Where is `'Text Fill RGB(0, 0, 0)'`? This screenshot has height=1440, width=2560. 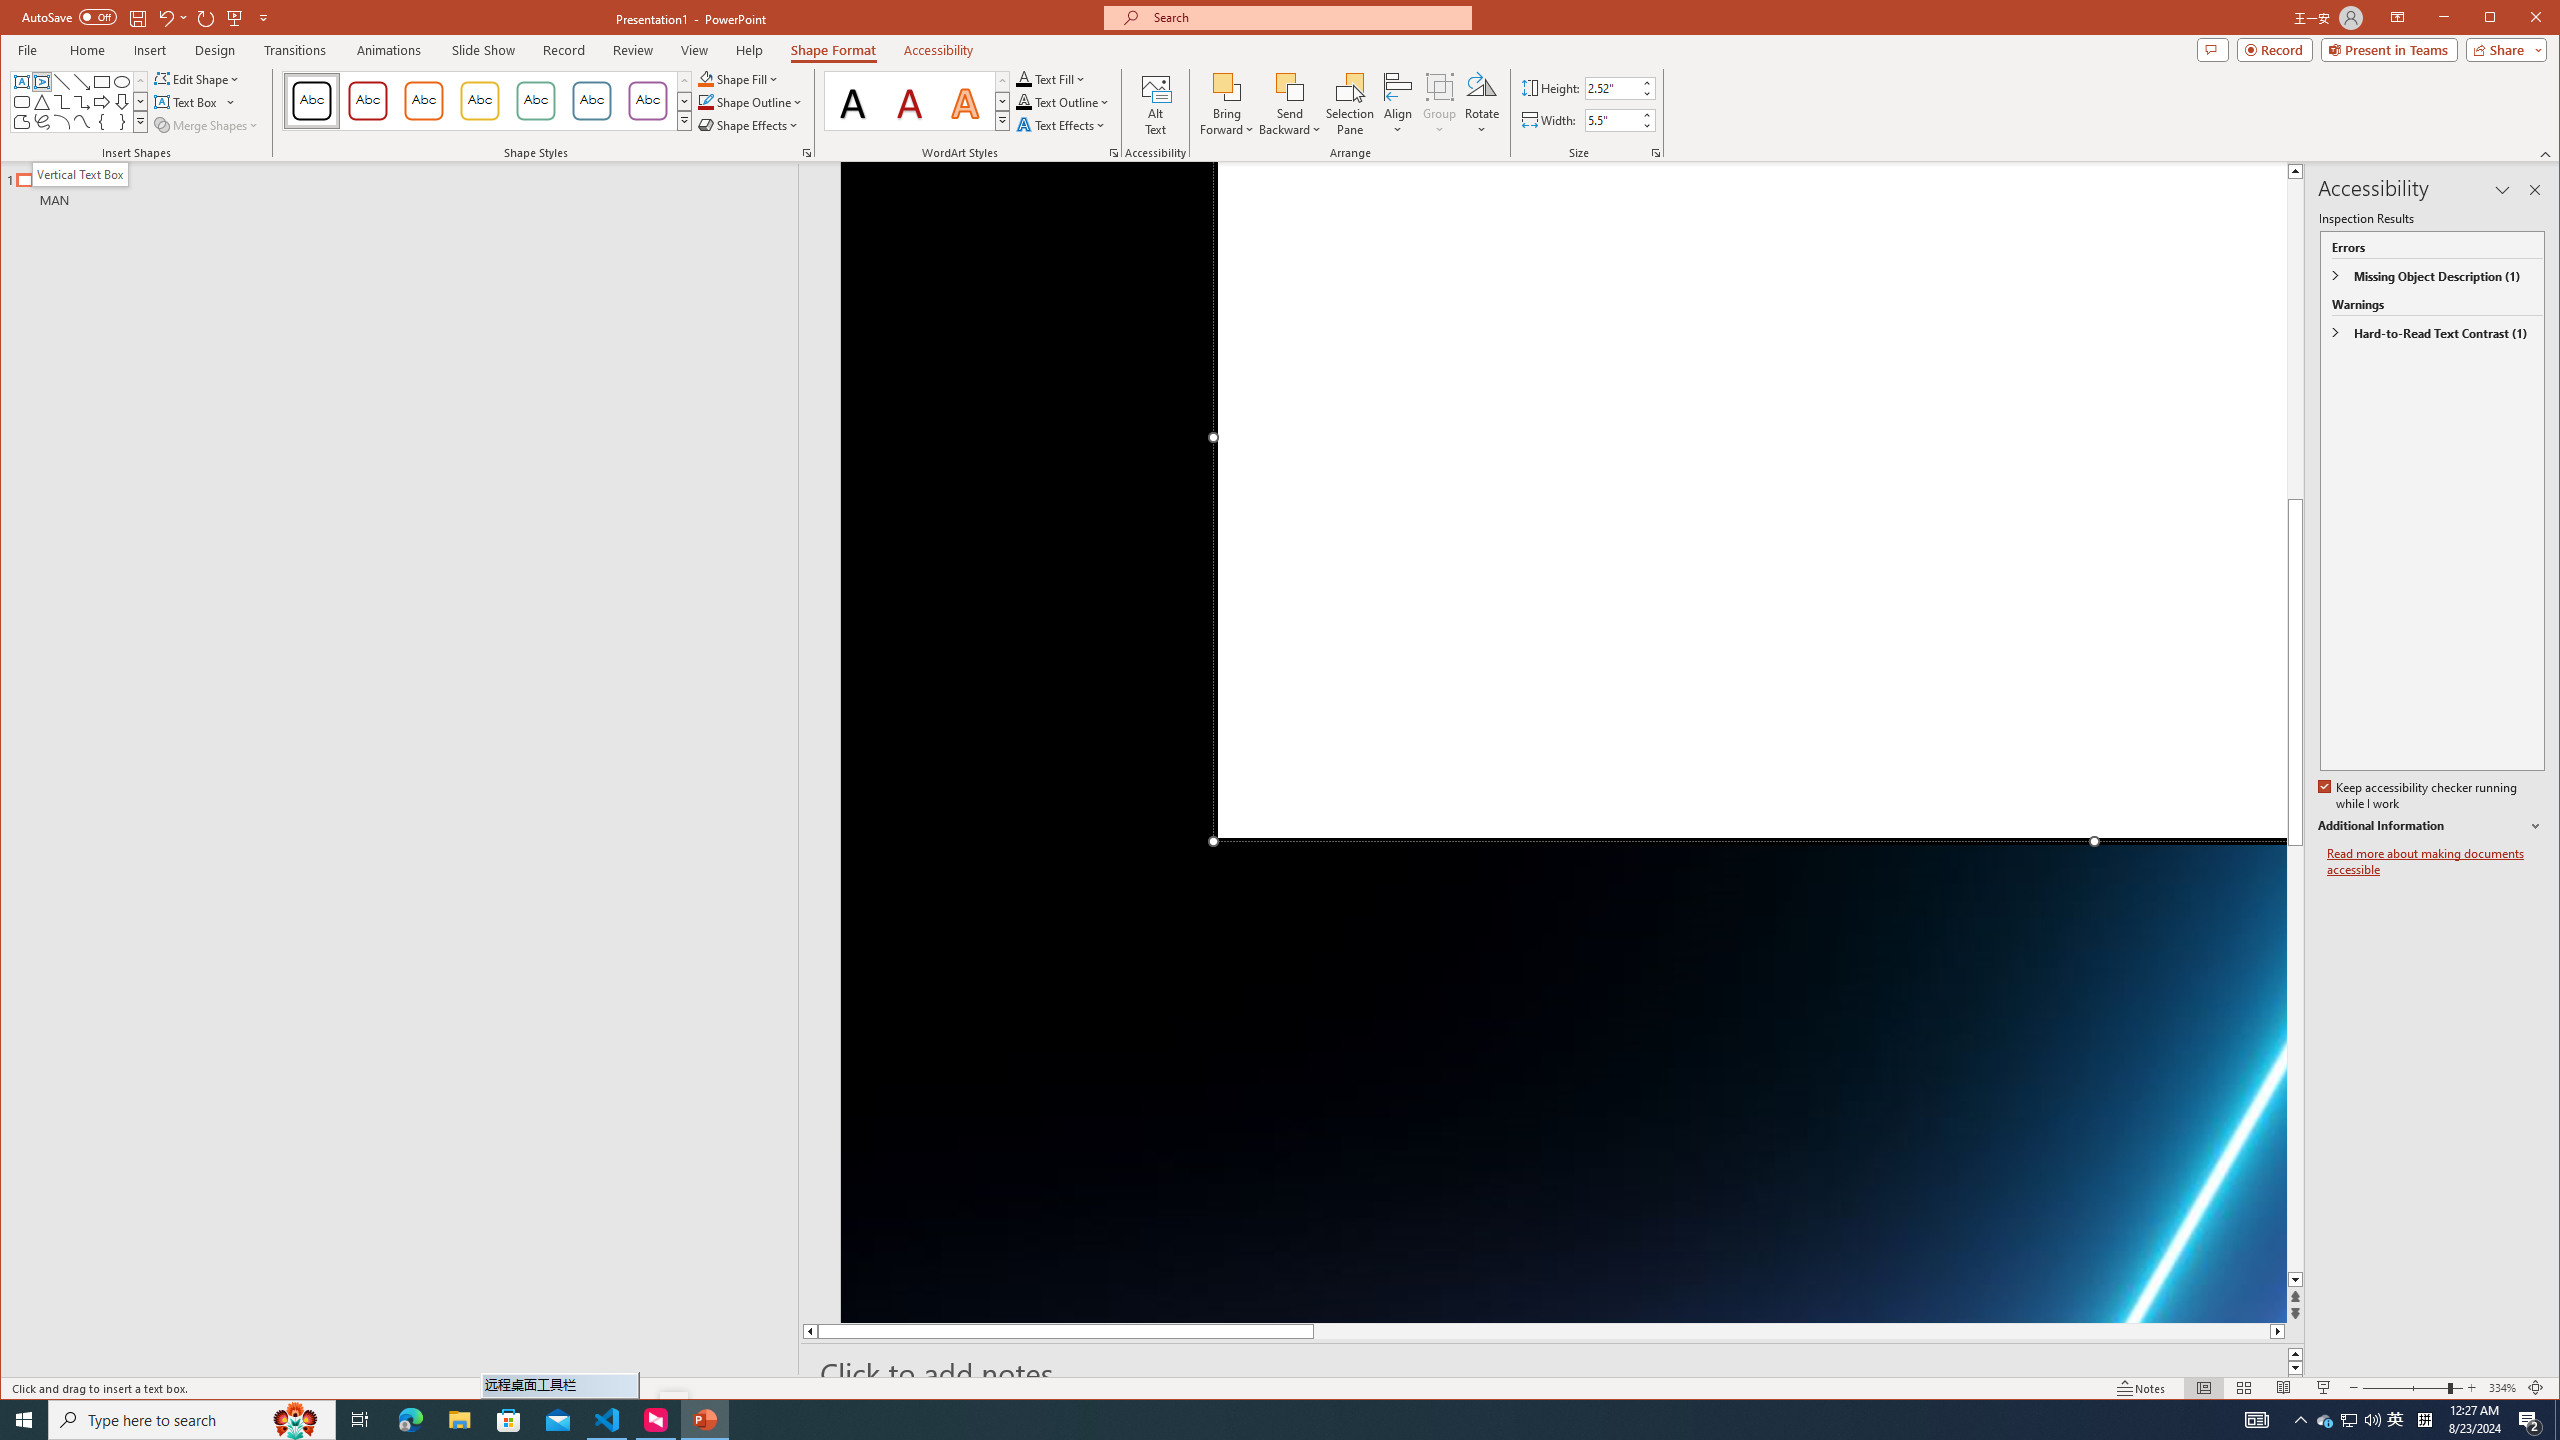 'Text Fill RGB(0, 0, 0)' is located at coordinates (1023, 78).